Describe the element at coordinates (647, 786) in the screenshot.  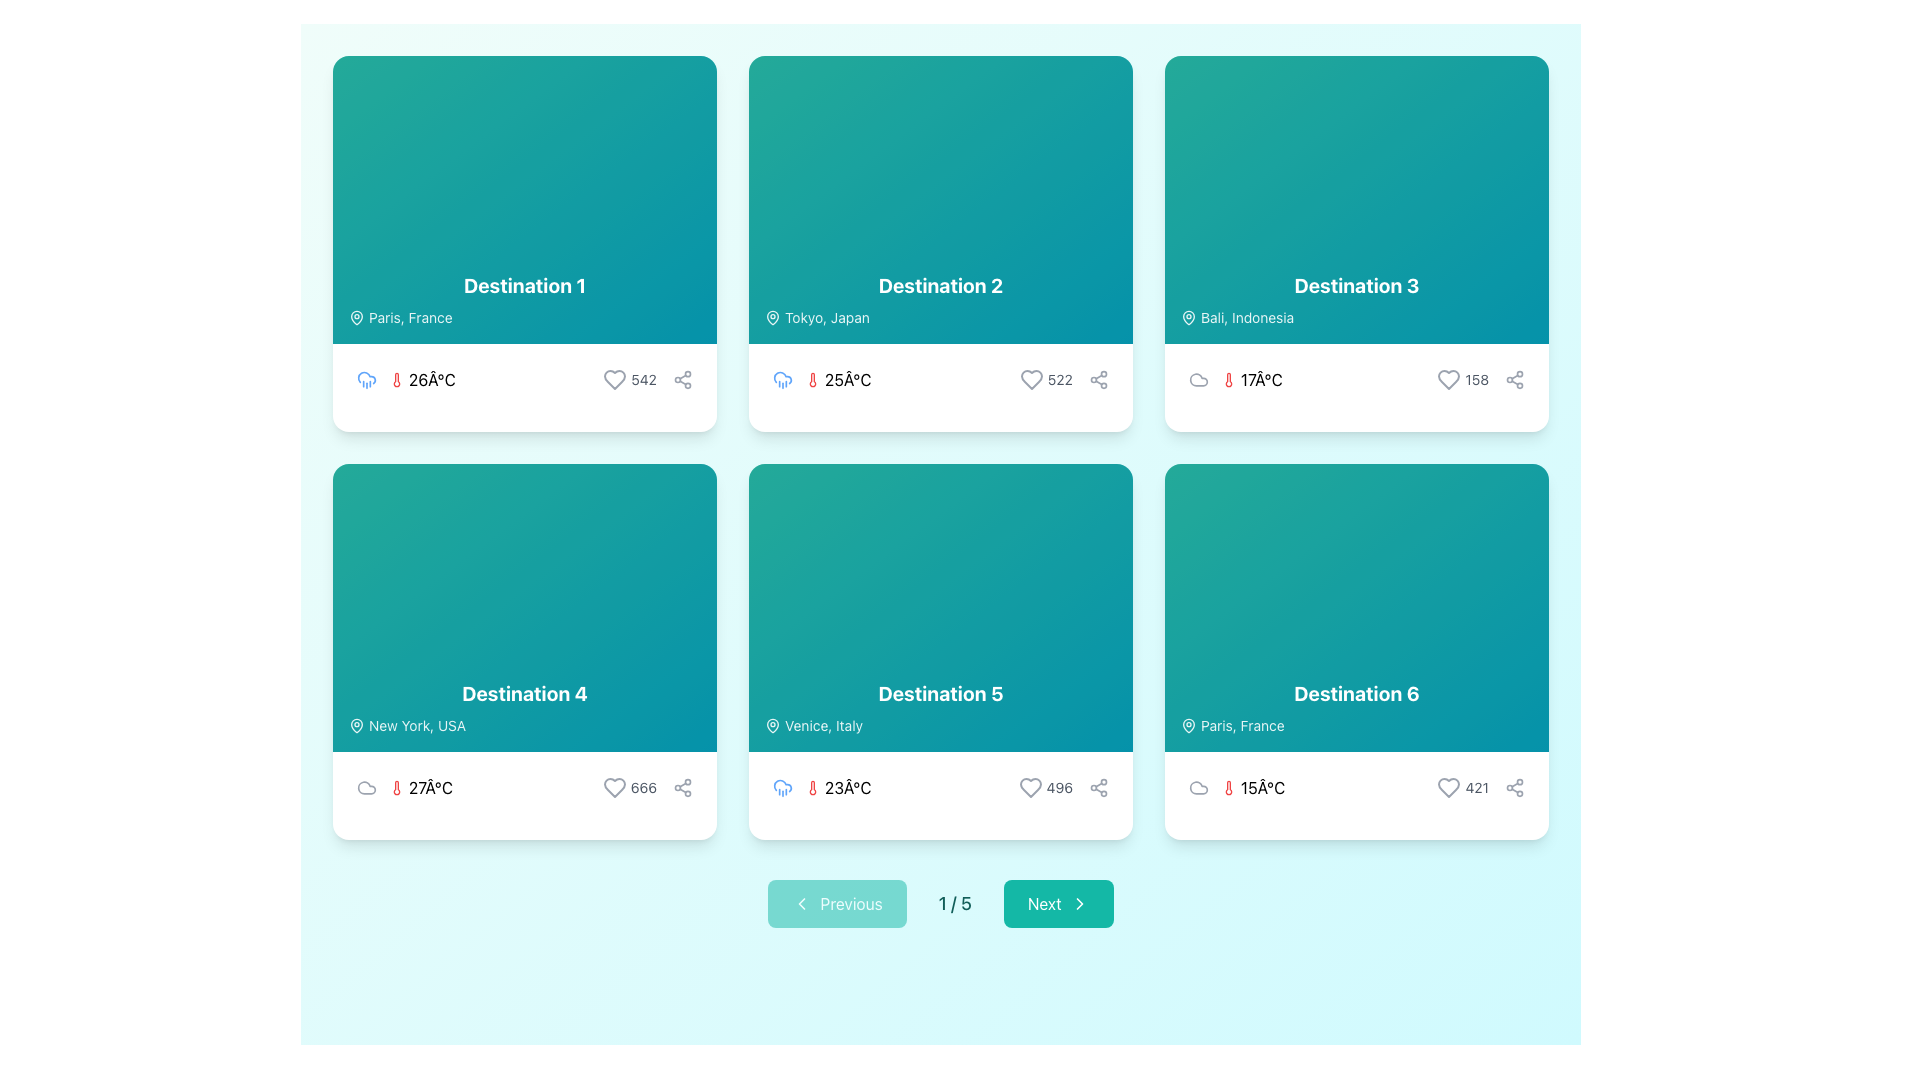
I see `the numerical text '666' styled in a small, gray font, located within the fourth card in the grid layout, positioned between the heart icon and the share icon` at that location.